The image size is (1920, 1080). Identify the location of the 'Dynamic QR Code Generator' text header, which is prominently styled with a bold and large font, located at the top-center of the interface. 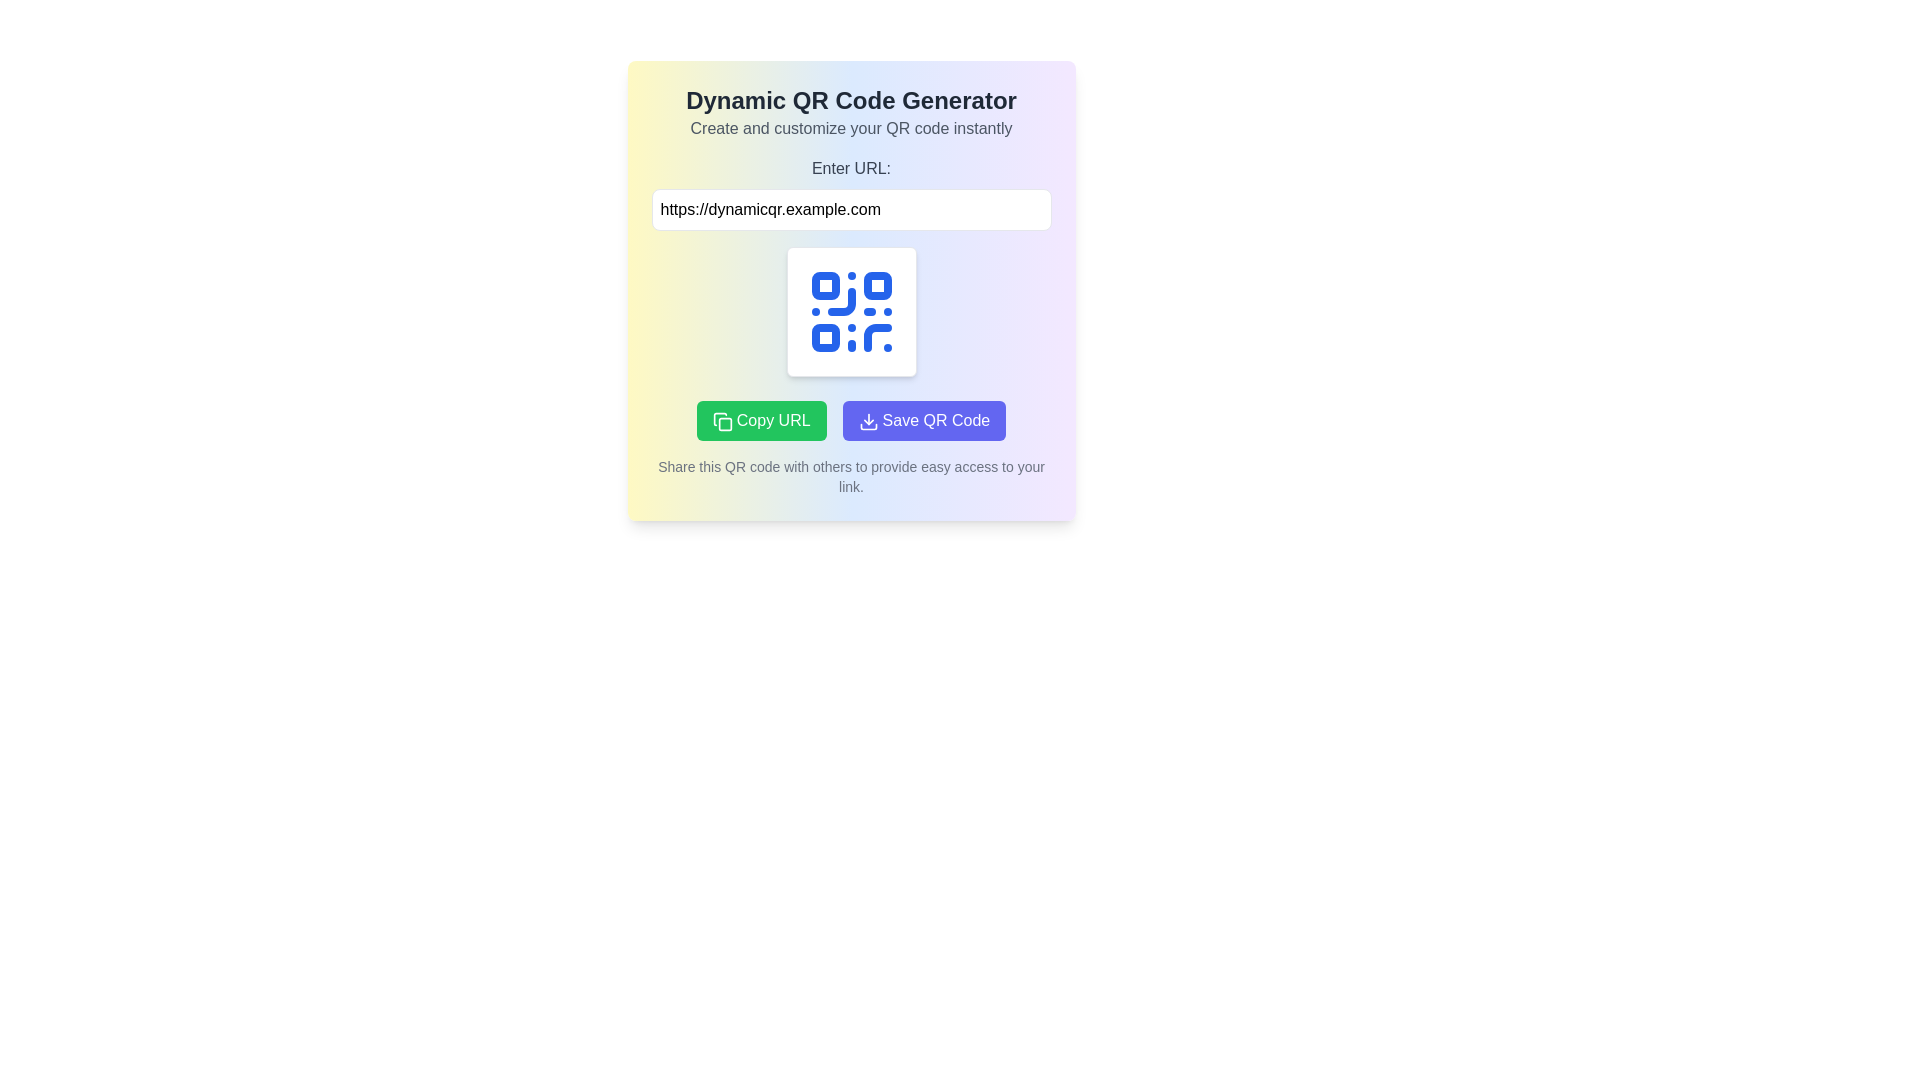
(851, 100).